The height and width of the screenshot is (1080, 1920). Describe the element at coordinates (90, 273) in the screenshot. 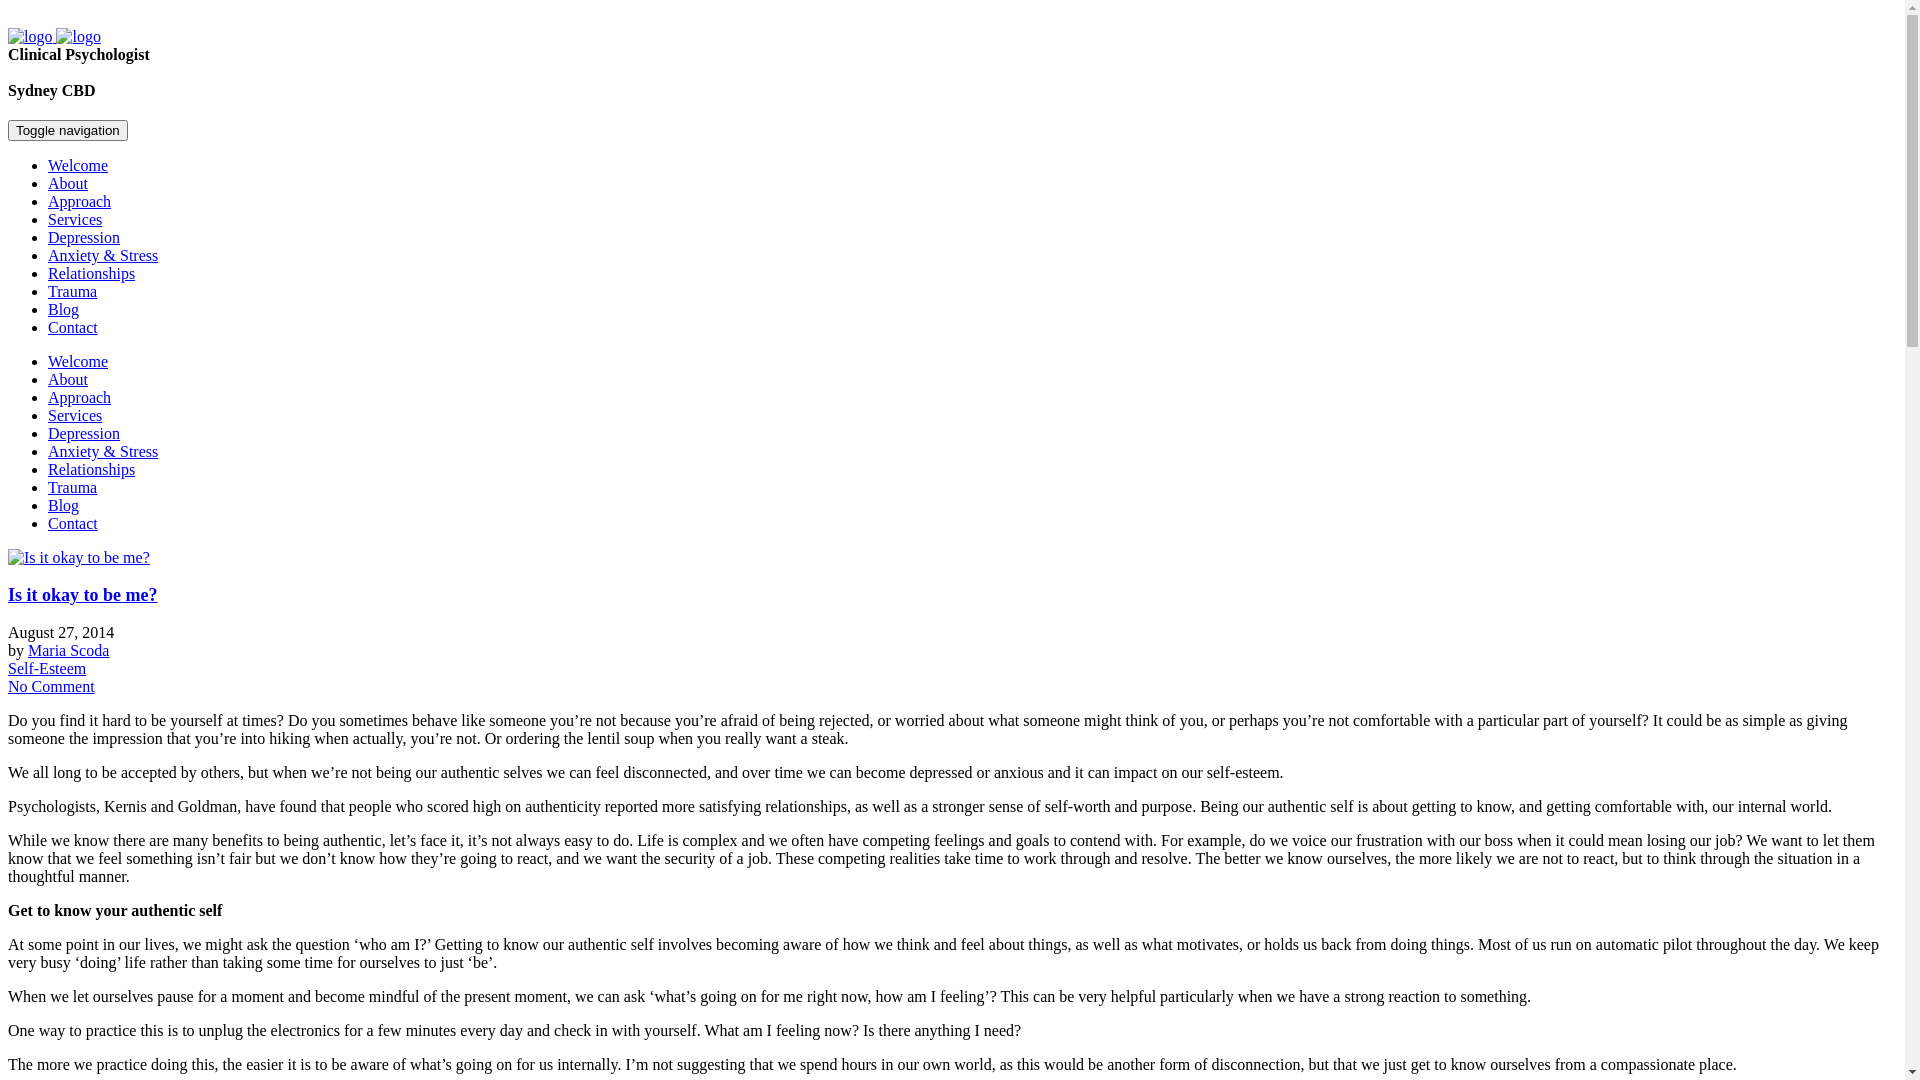

I see `'Relationships'` at that location.